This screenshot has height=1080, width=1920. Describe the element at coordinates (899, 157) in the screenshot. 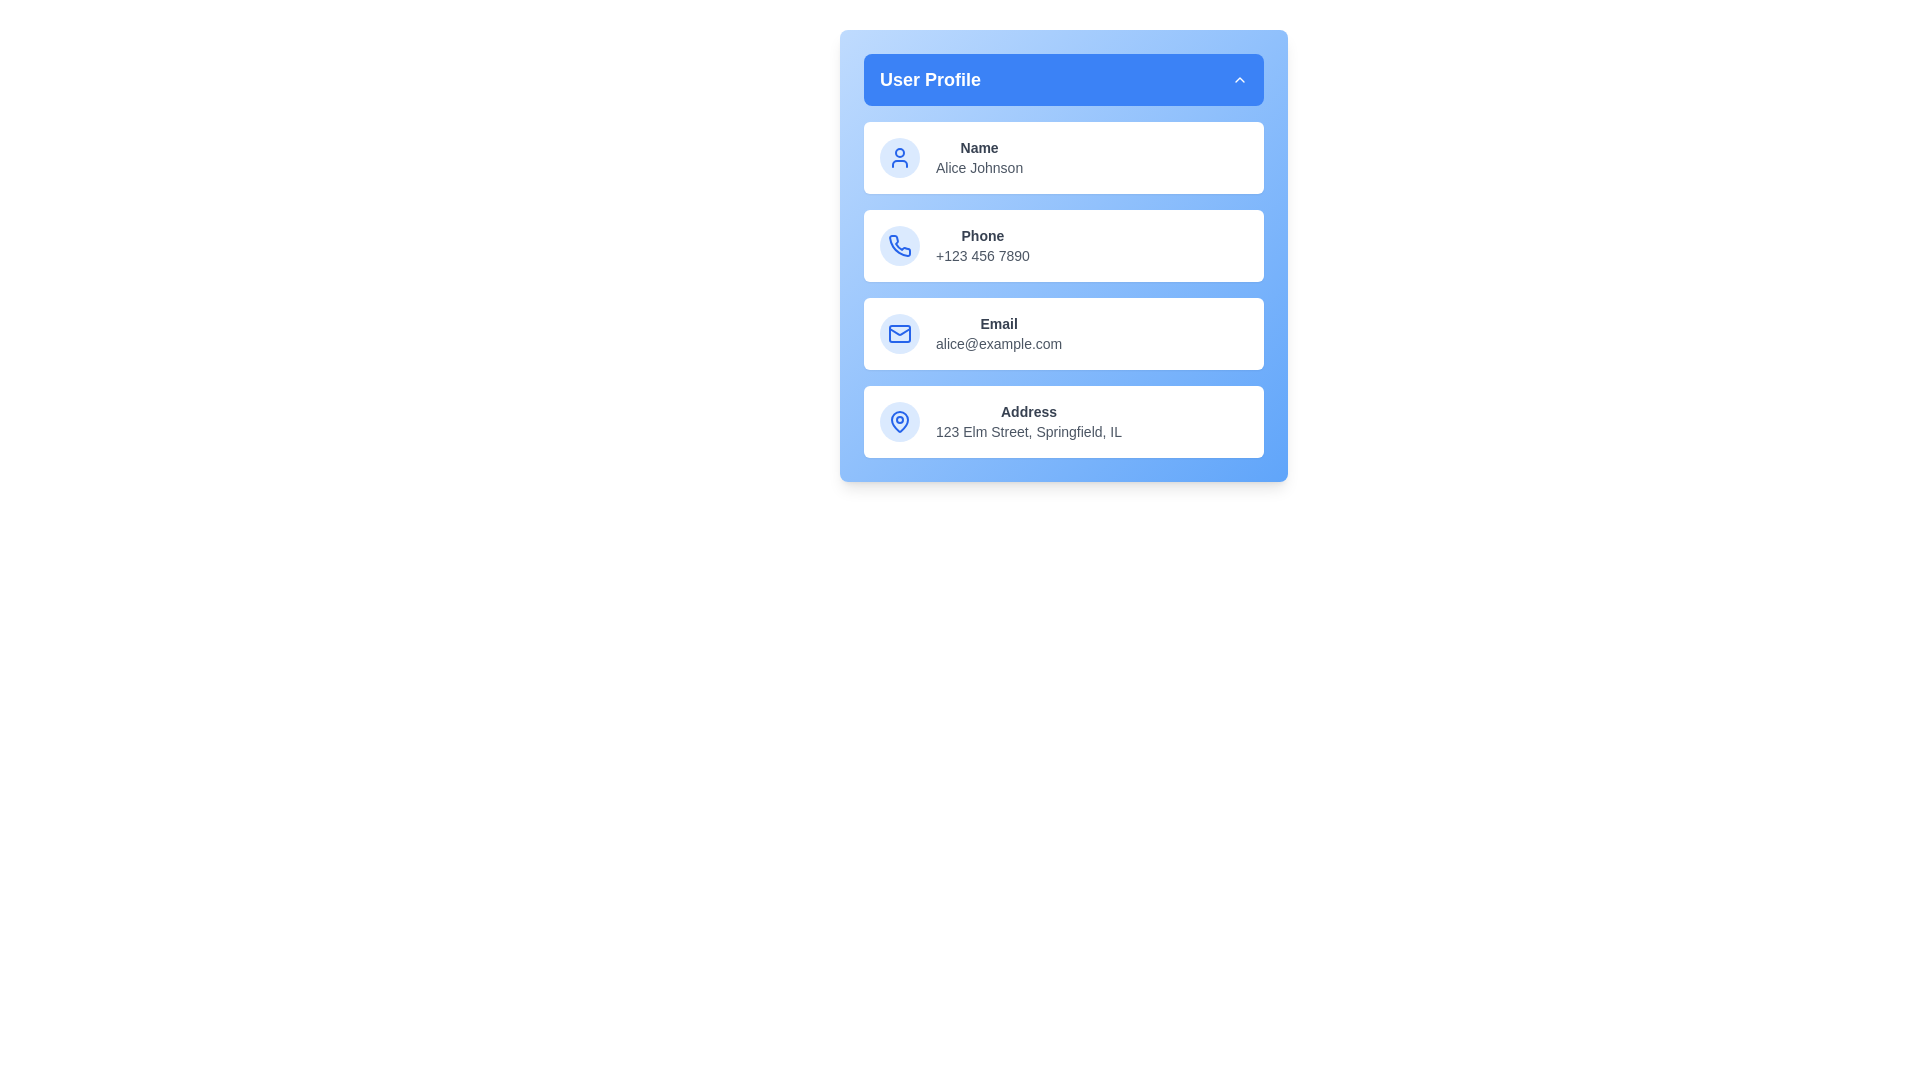

I see `the user profile icon located in the top-left area of the card containing personal information, situated immediately left of the text 'Name' and 'Alice Johnson'` at that location.